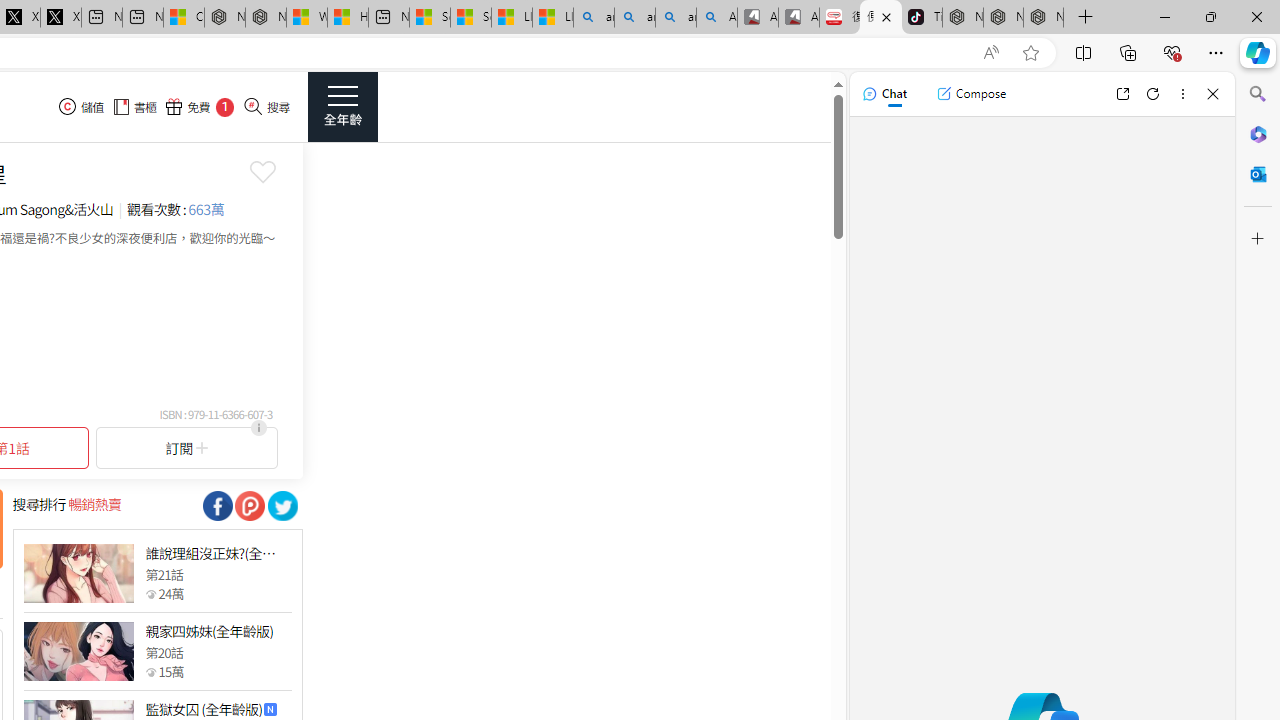 Image resolution: width=1280 pixels, height=720 pixels. I want to click on 'Class: side_menu_btn actionRightMenuBtn', so click(342, 106).